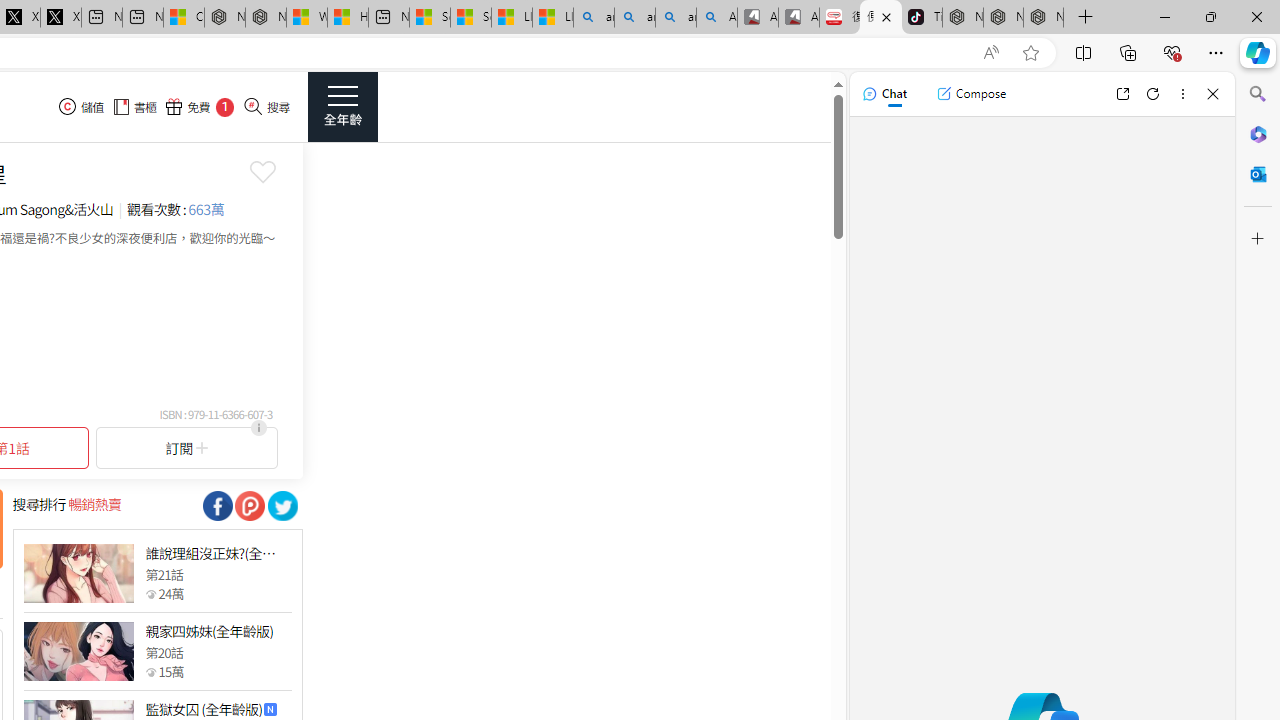 Image resolution: width=1280 pixels, height=720 pixels. I want to click on 'Class: side_menu_btn actionRightMenuBtn', so click(342, 106).